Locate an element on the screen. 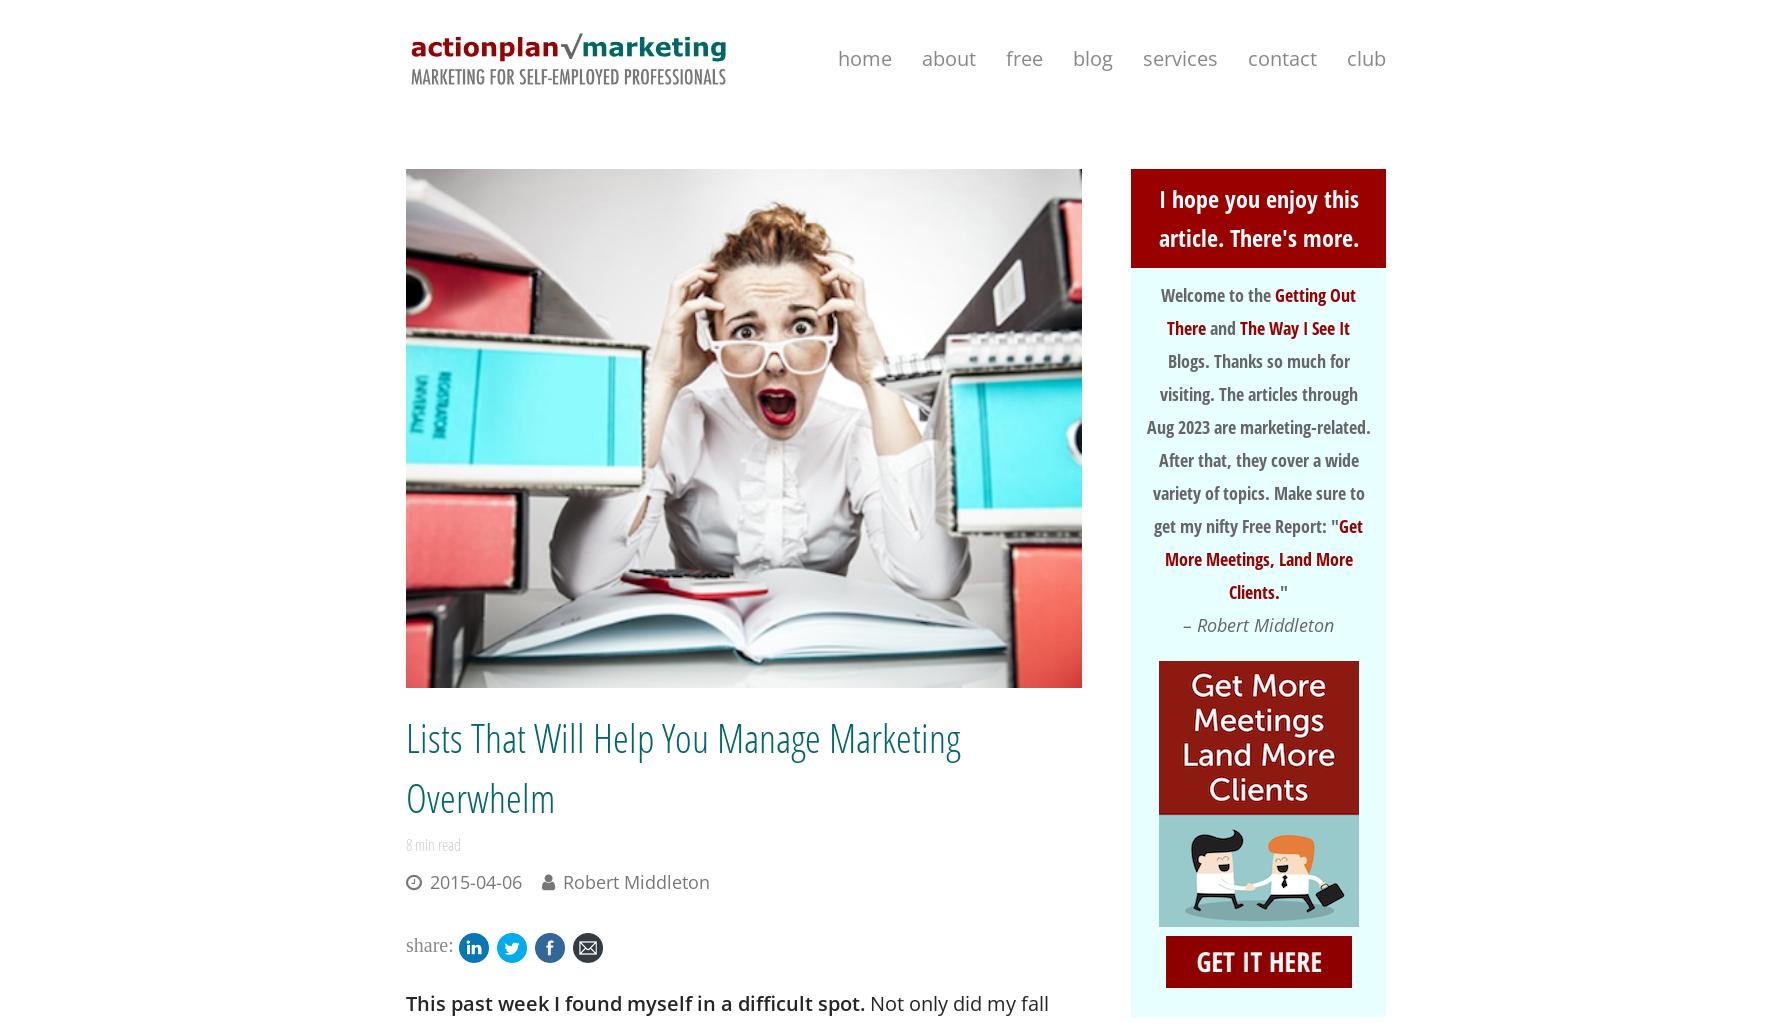 Image resolution: width=1792 pixels, height=1023 pixels. '"' is located at coordinates (1283, 590).